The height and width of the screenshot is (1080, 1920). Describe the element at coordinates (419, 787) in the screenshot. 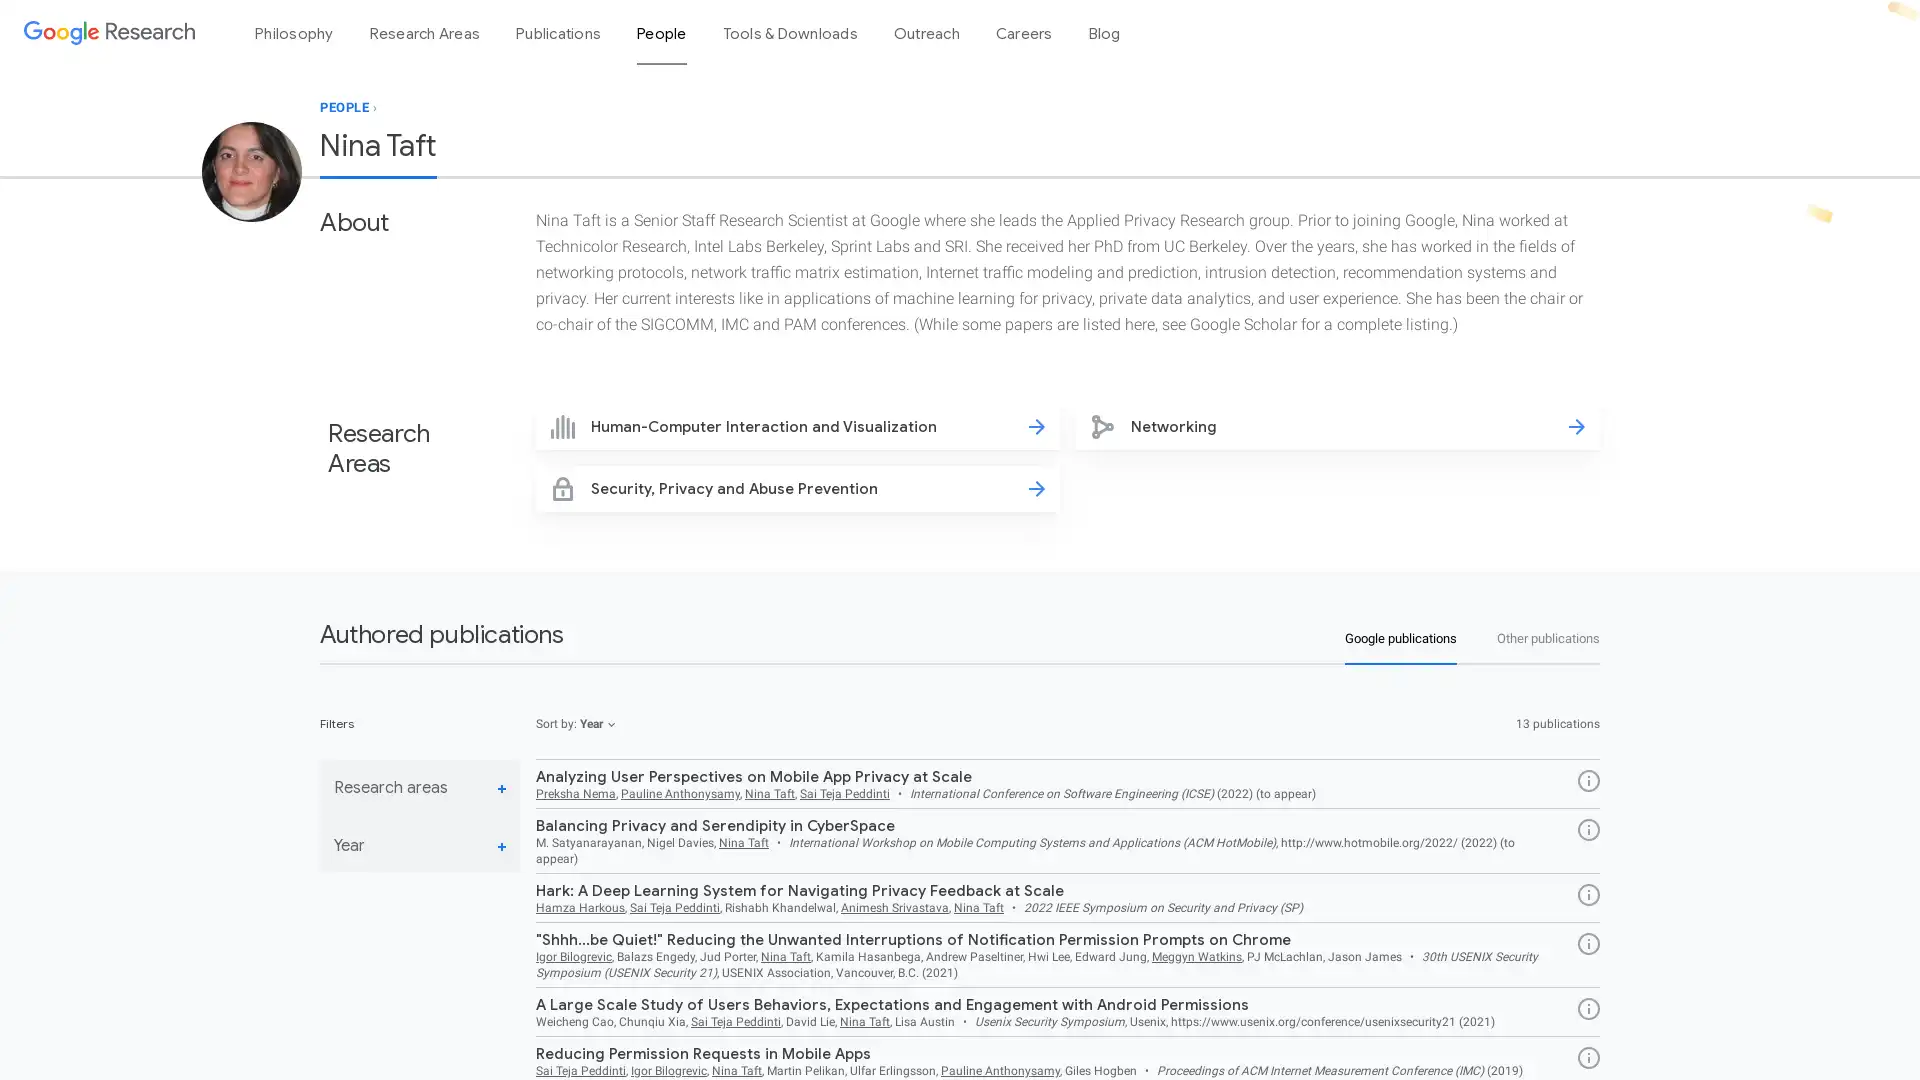

I see `Research areas` at that location.